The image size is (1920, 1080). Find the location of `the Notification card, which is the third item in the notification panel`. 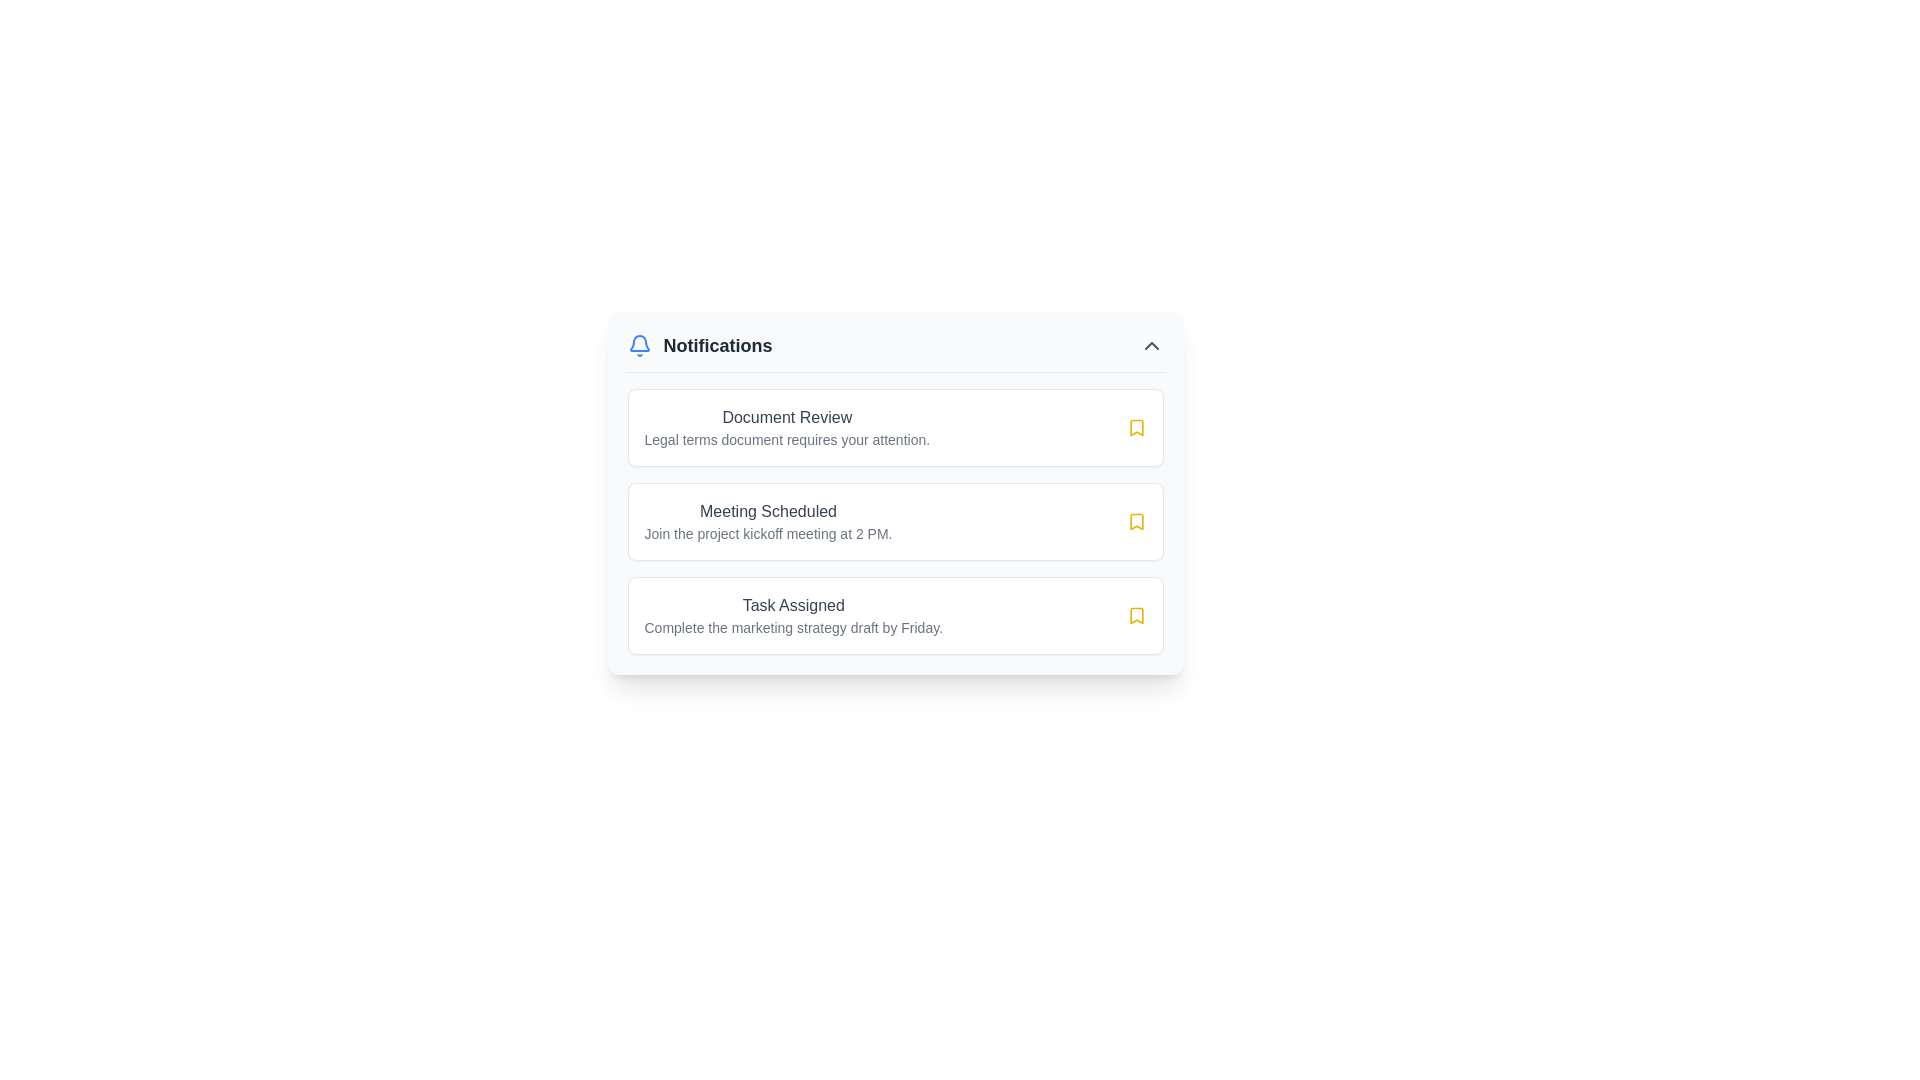

the Notification card, which is the third item in the notification panel is located at coordinates (894, 615).